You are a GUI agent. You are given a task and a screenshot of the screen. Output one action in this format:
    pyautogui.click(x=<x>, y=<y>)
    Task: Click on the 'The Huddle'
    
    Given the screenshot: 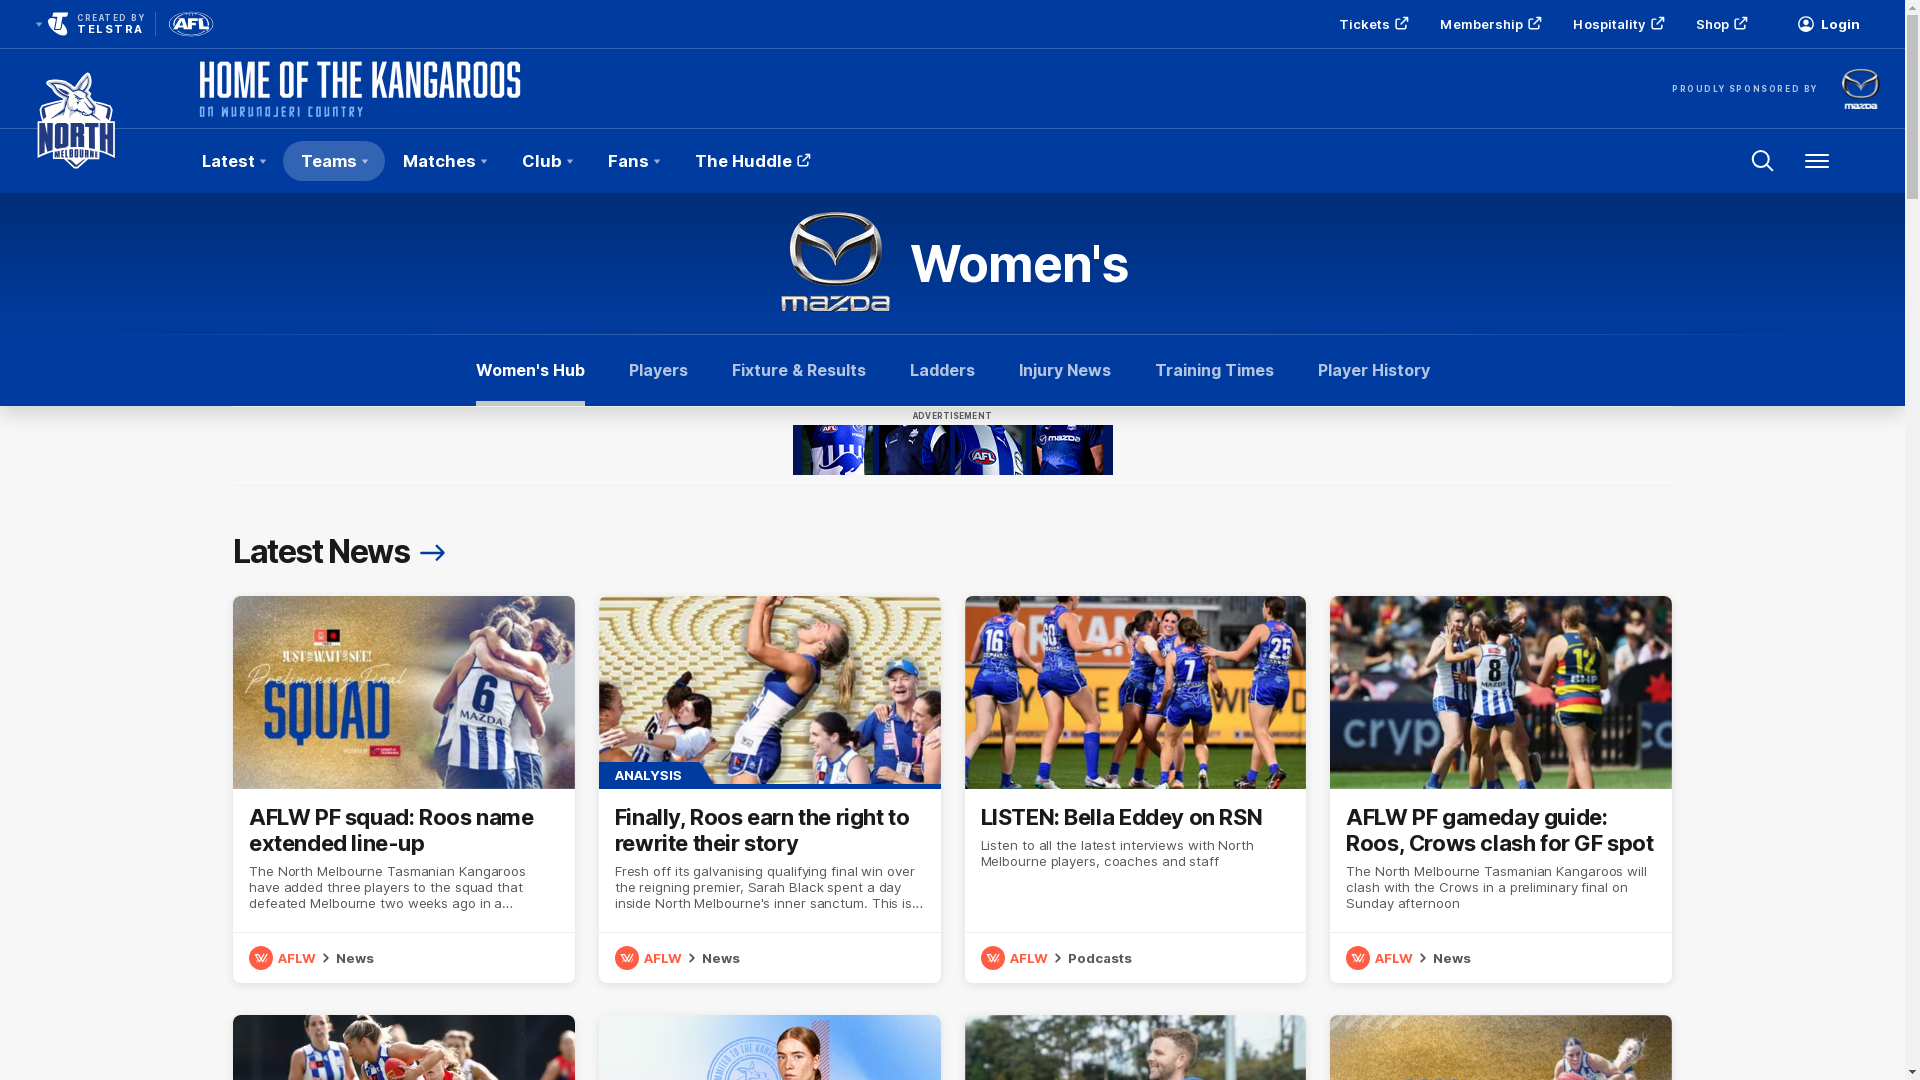 What is the action you would take?
    pyautogui.click(x=749, y=160)
    